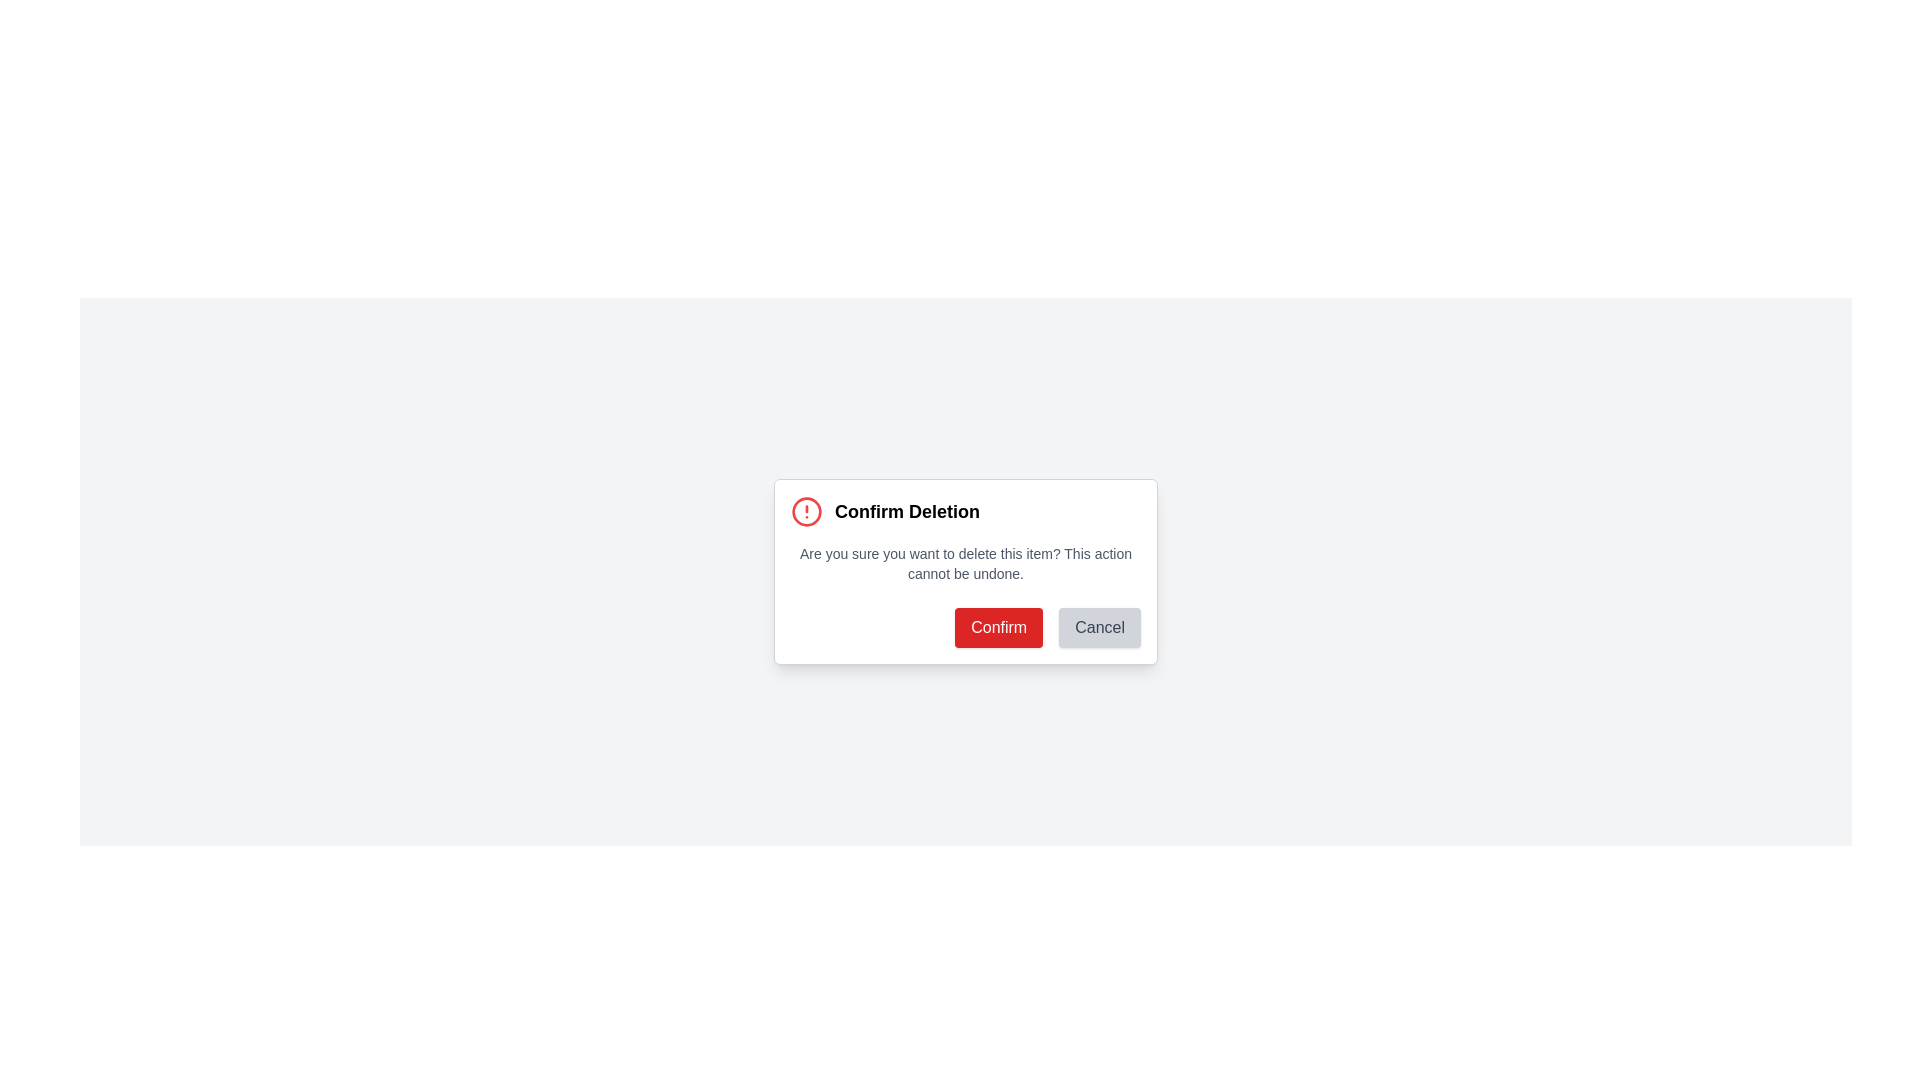  Describe the element at coordinates (999, 627) in the screenshot. I see `the confirm button located on the bottom right of the dialog box, positioned to the left of the 'Cancel' button` at that location.